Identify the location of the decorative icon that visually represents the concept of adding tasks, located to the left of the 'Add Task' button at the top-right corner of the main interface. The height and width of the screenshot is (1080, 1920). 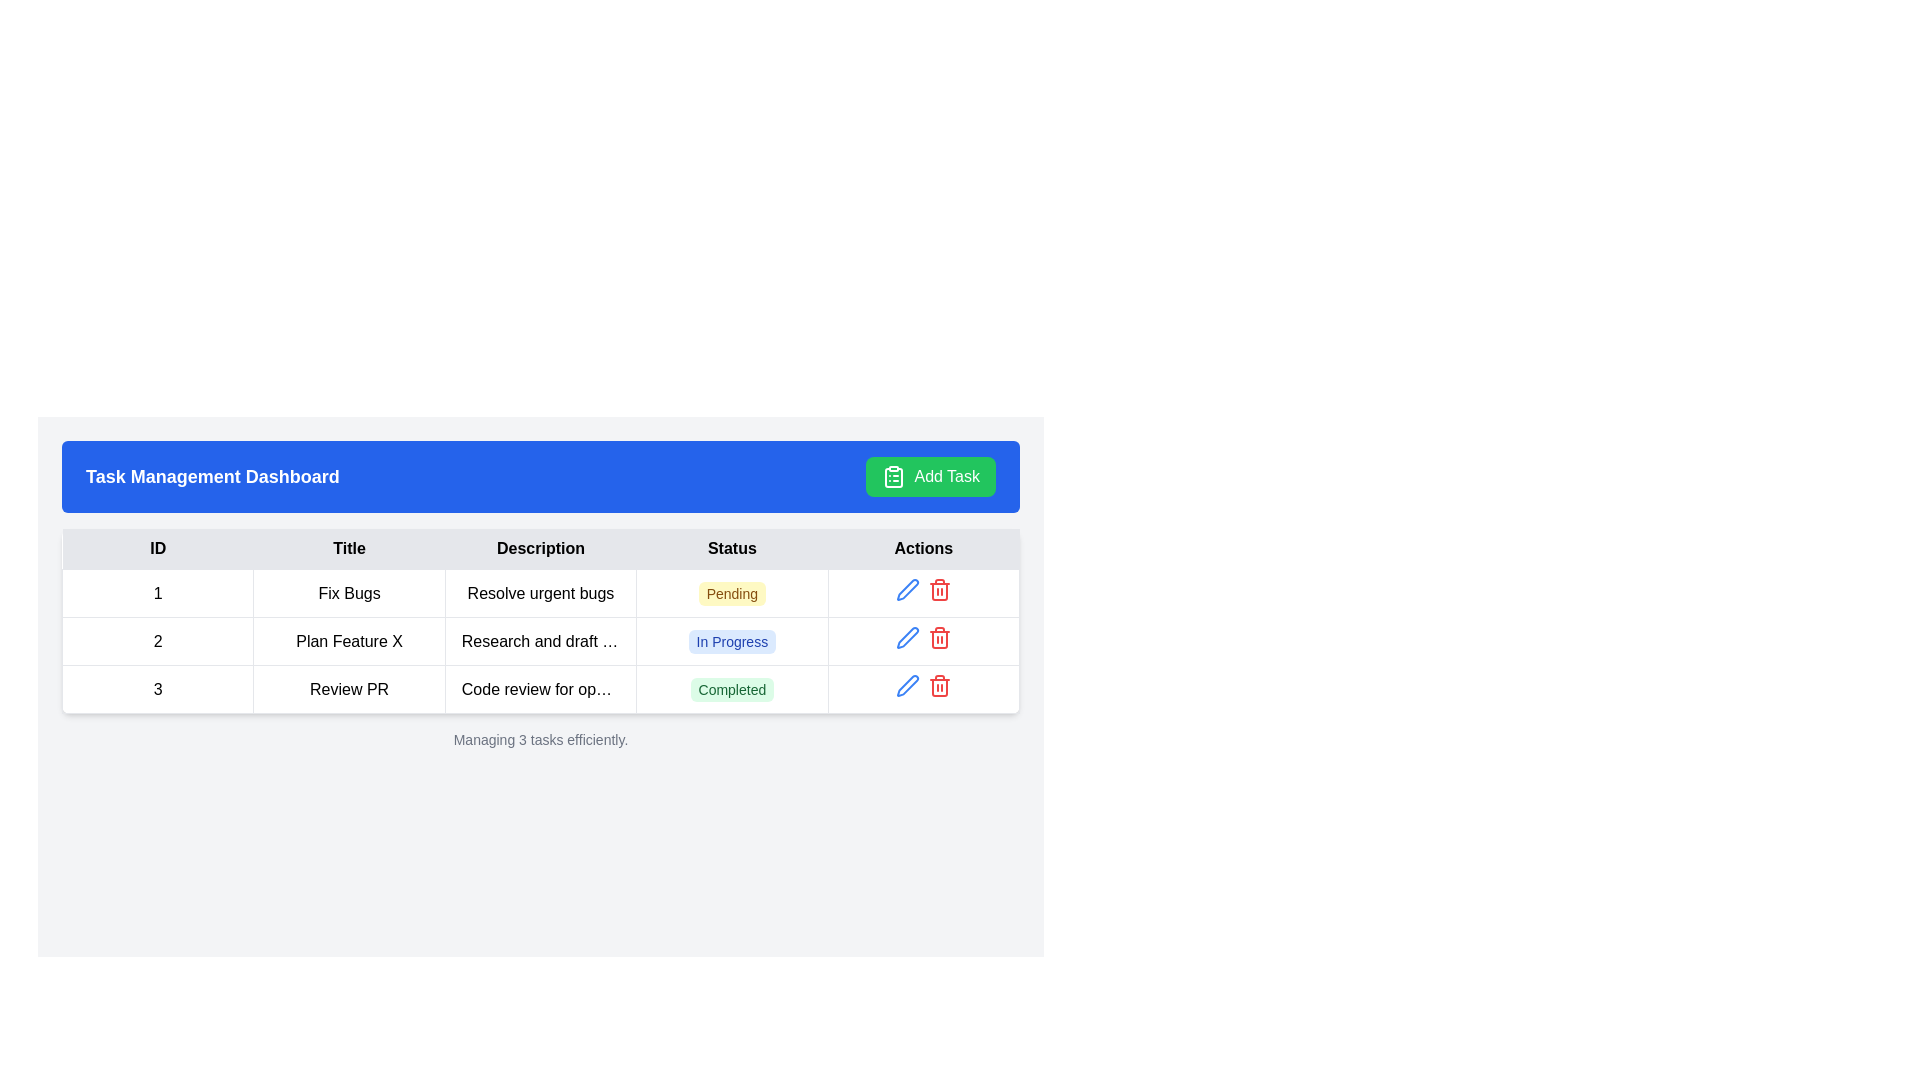
(893, 477).